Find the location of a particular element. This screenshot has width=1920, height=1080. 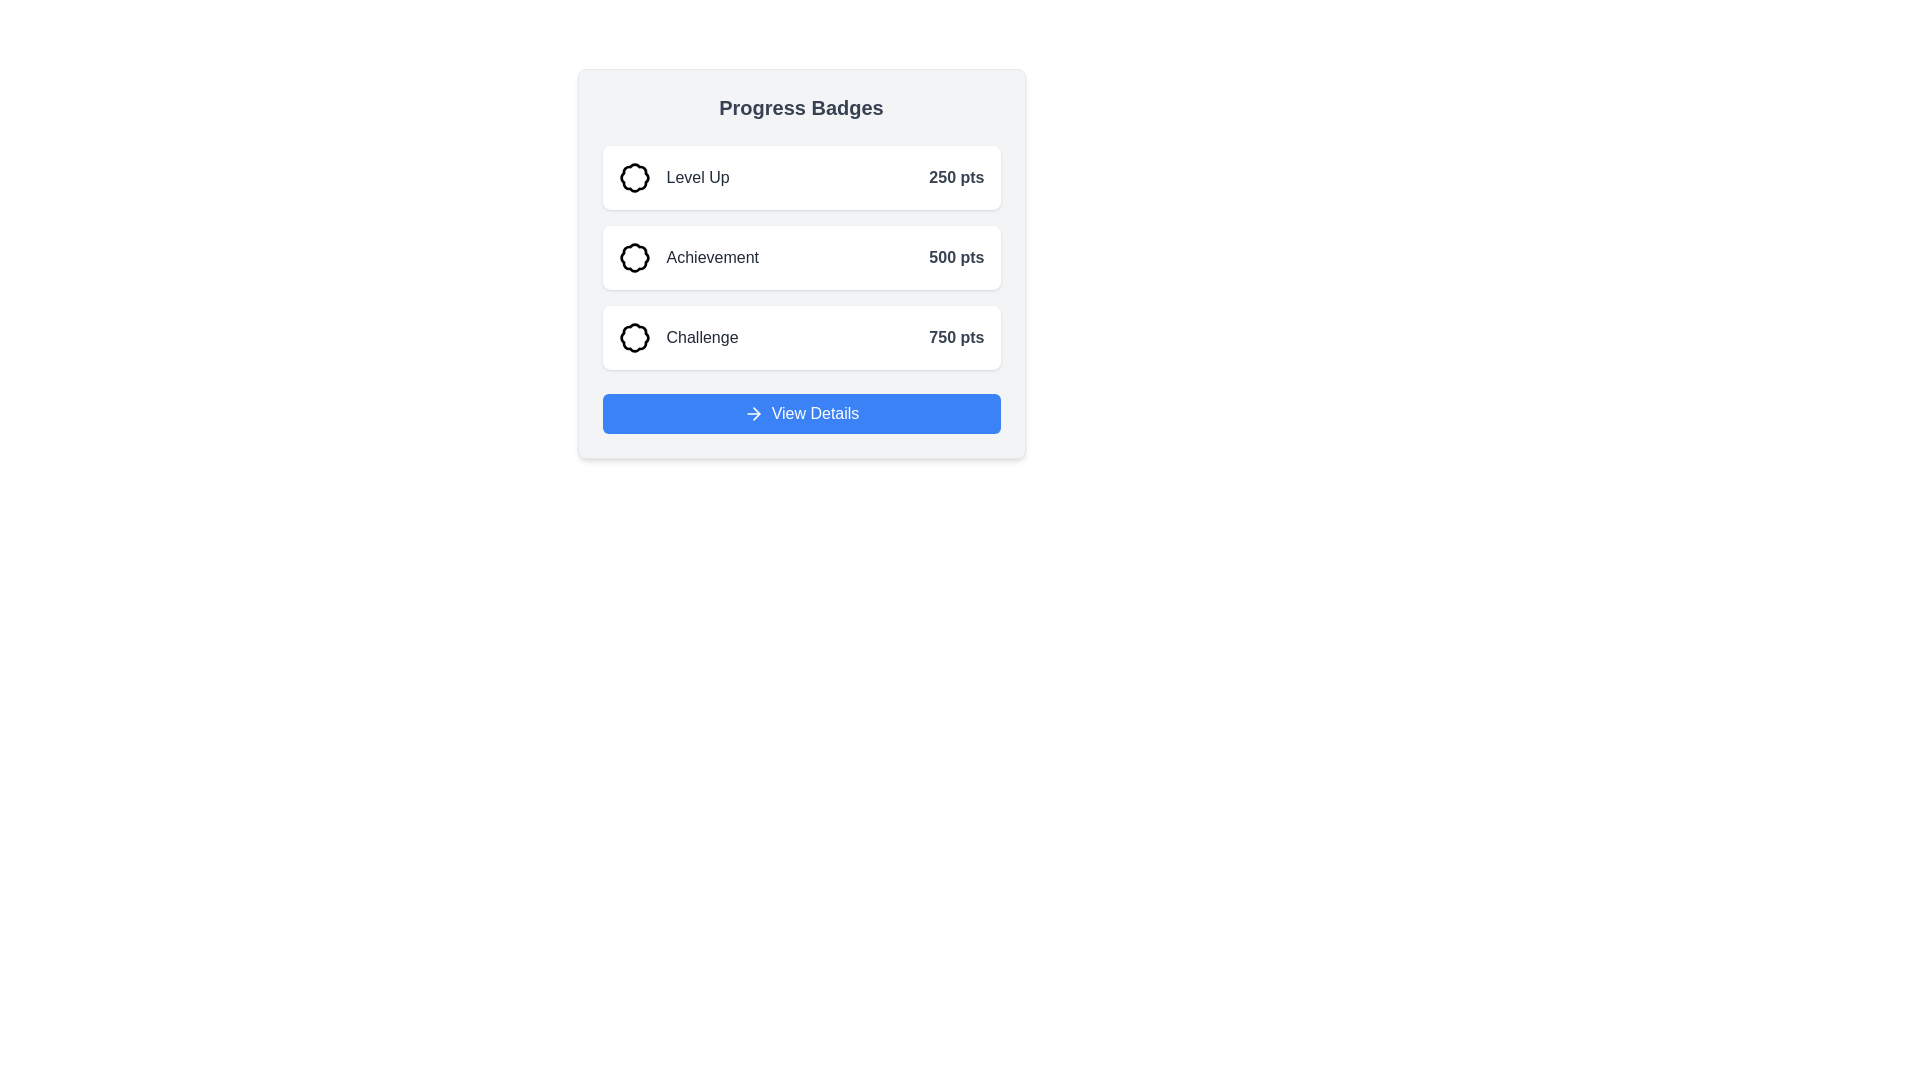

the graphical style of the 'Challenge' badge icon located in the third row of the badge list, positioned to the left of the text 'Challenge' is located at coordinates (633, 337).